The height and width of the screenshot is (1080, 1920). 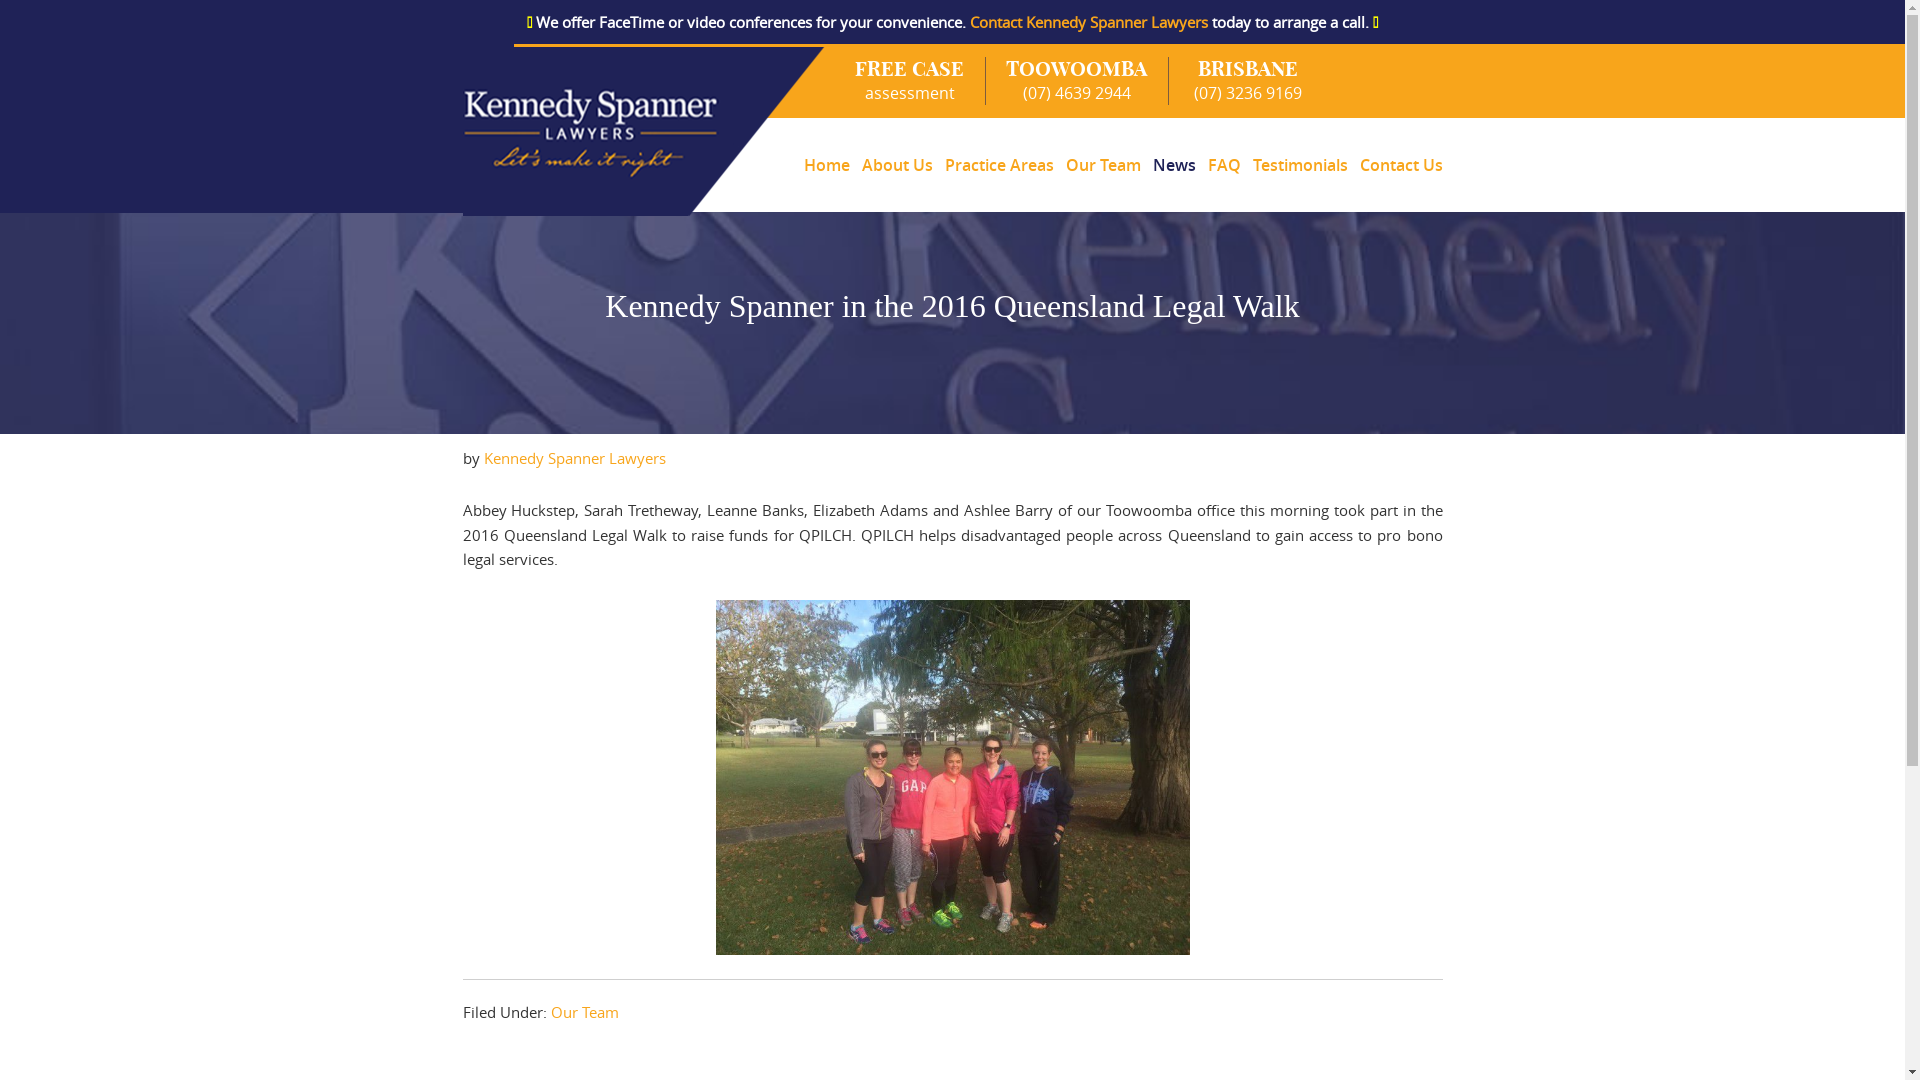 I want to click on 'Practice Areas', so click(x=998, y=164).